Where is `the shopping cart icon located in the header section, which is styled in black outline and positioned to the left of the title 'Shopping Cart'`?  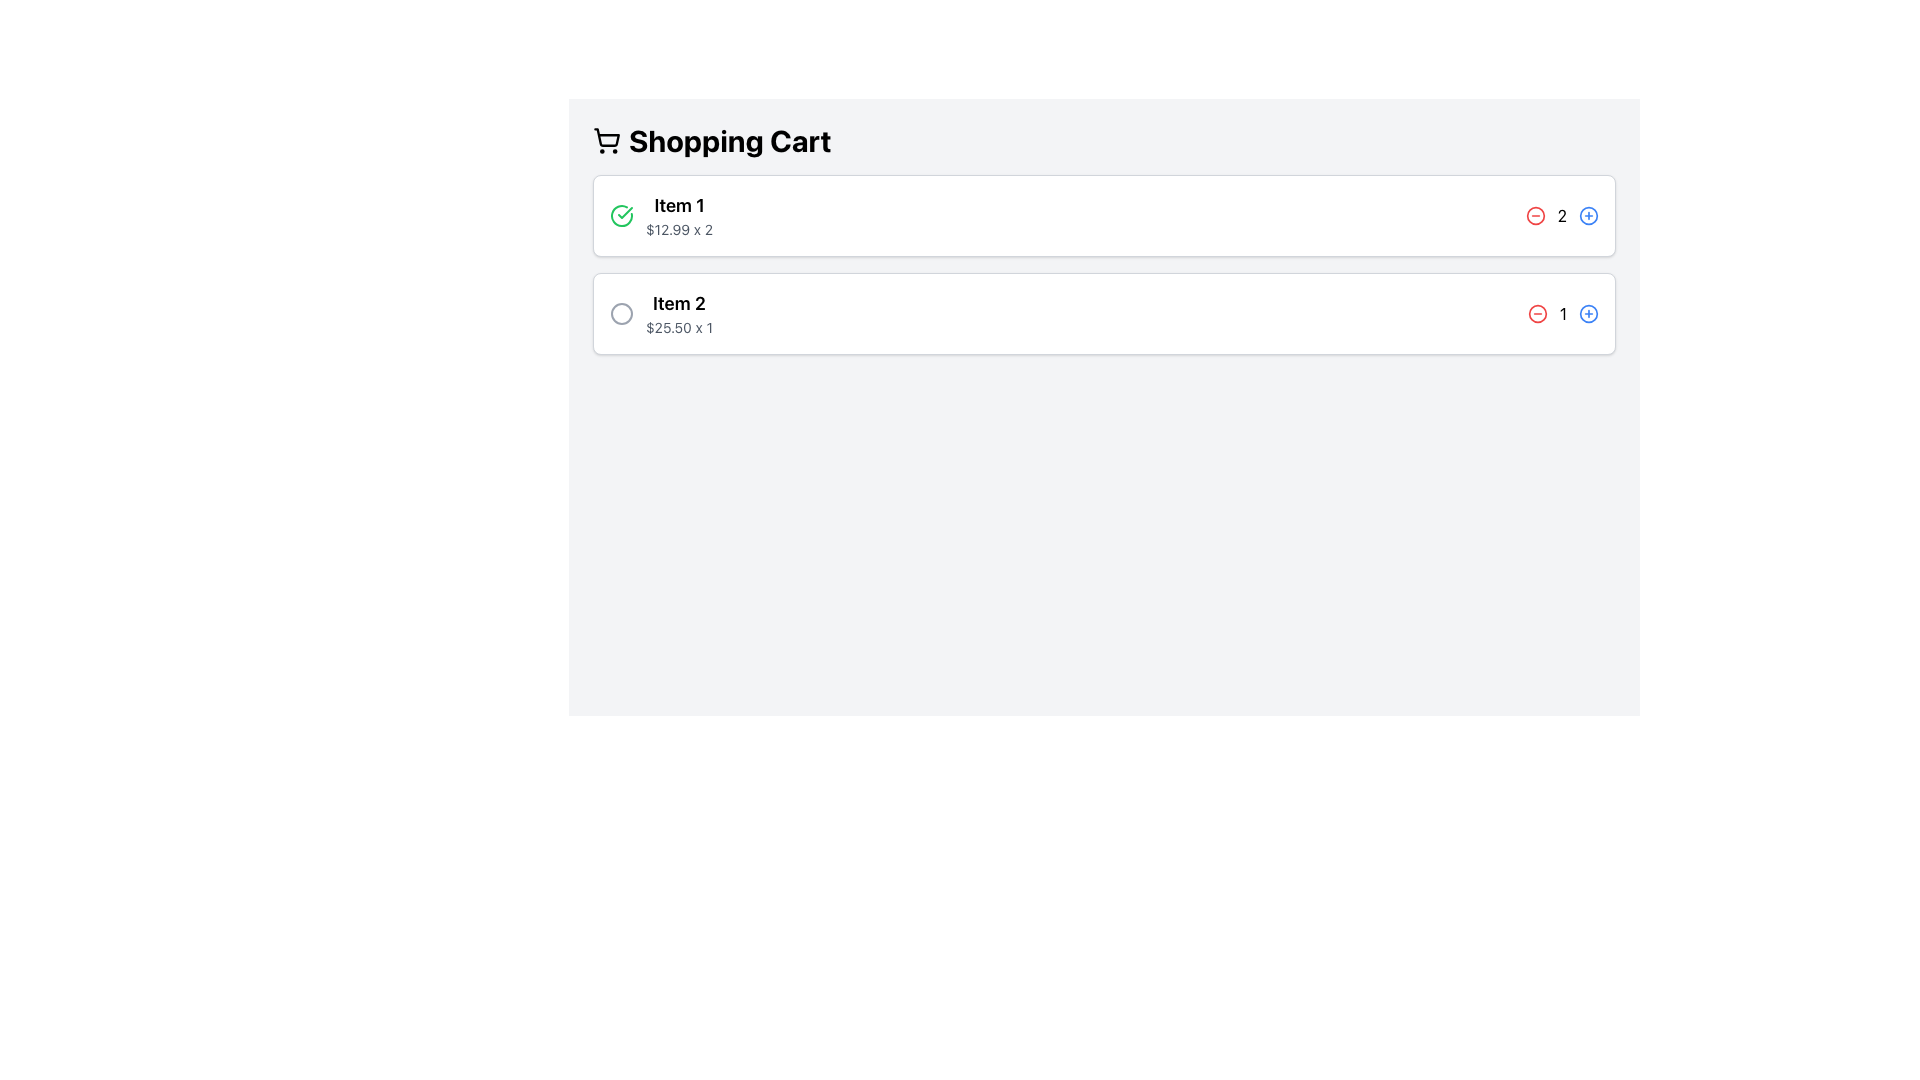
the shopping cart icon located in the header section, which is styled in black outline and positioned to the left of the title 'Shopping Cart' is located at coordinates (606, 136).